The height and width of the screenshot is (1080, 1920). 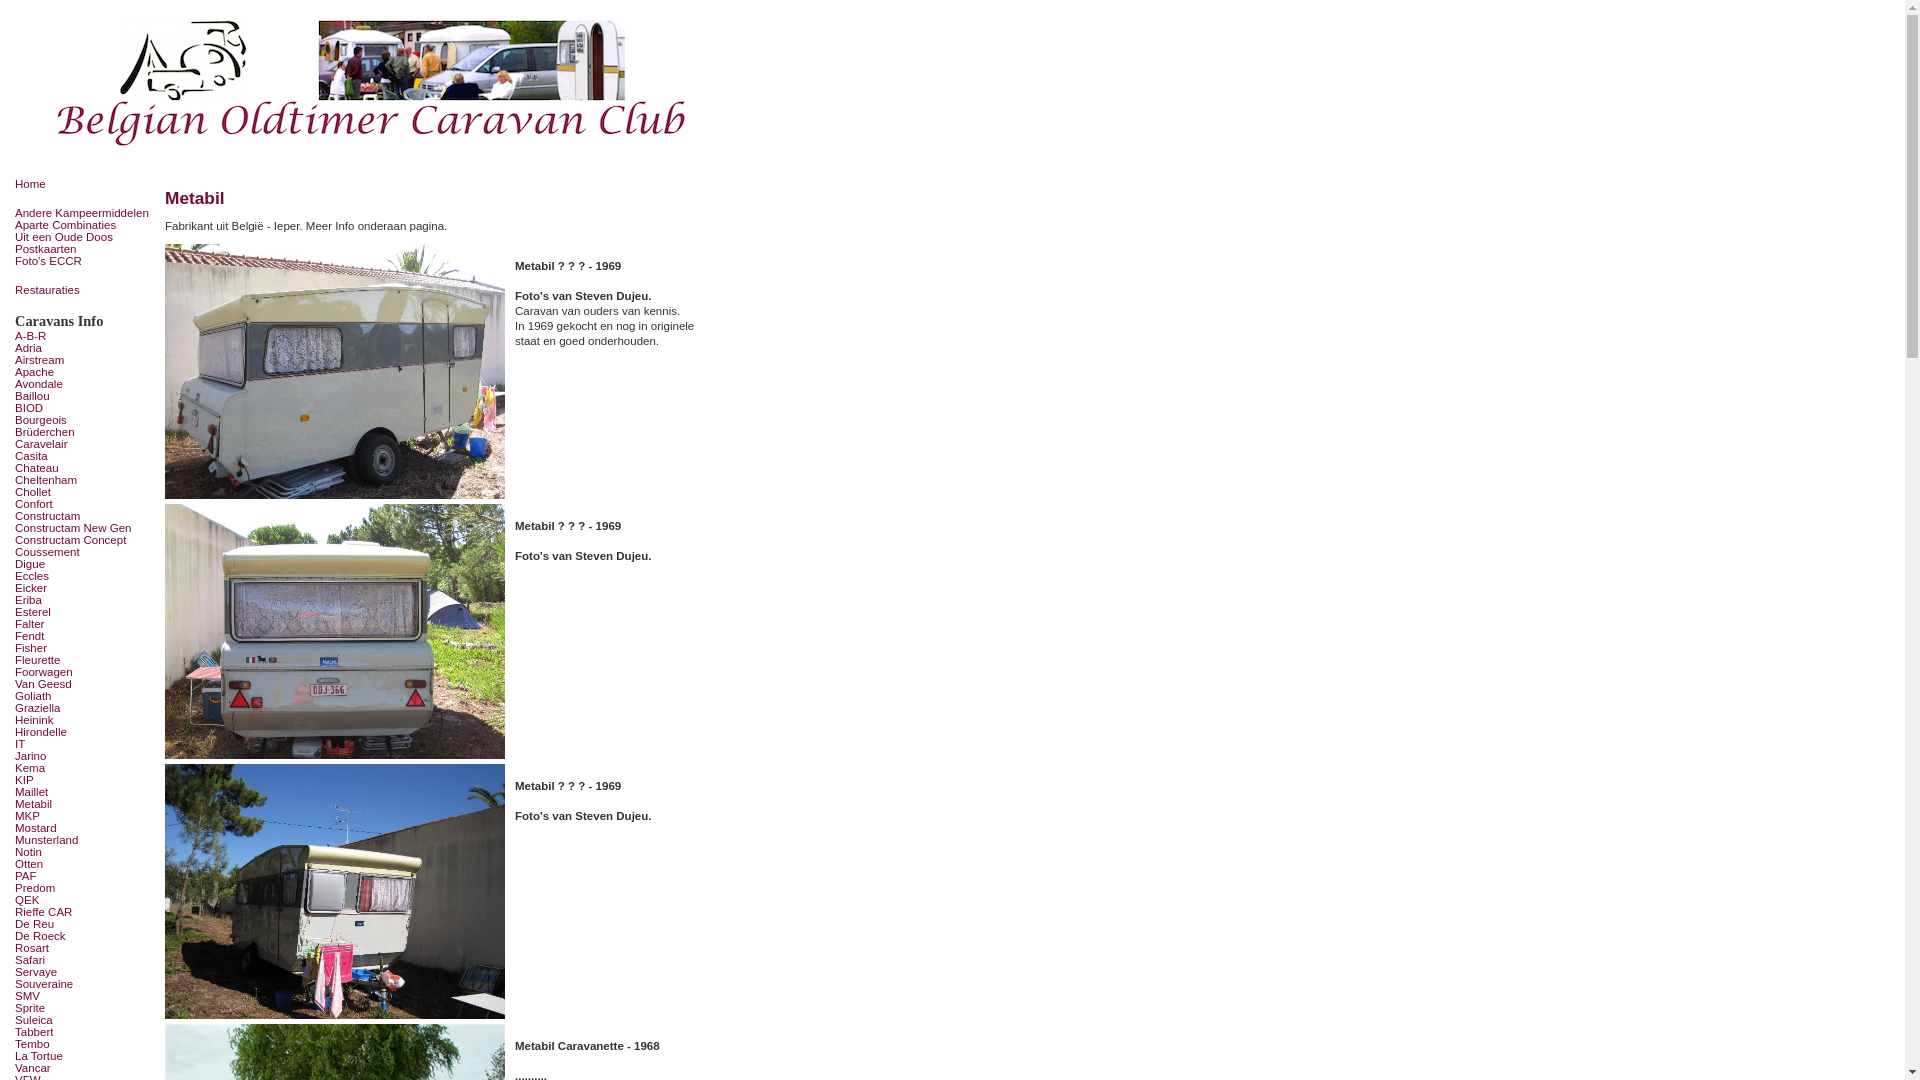 What do you see at coordinates (14, 982) in the screenshot?
I see `'Souveraine'` at bounding box center [14, 982].